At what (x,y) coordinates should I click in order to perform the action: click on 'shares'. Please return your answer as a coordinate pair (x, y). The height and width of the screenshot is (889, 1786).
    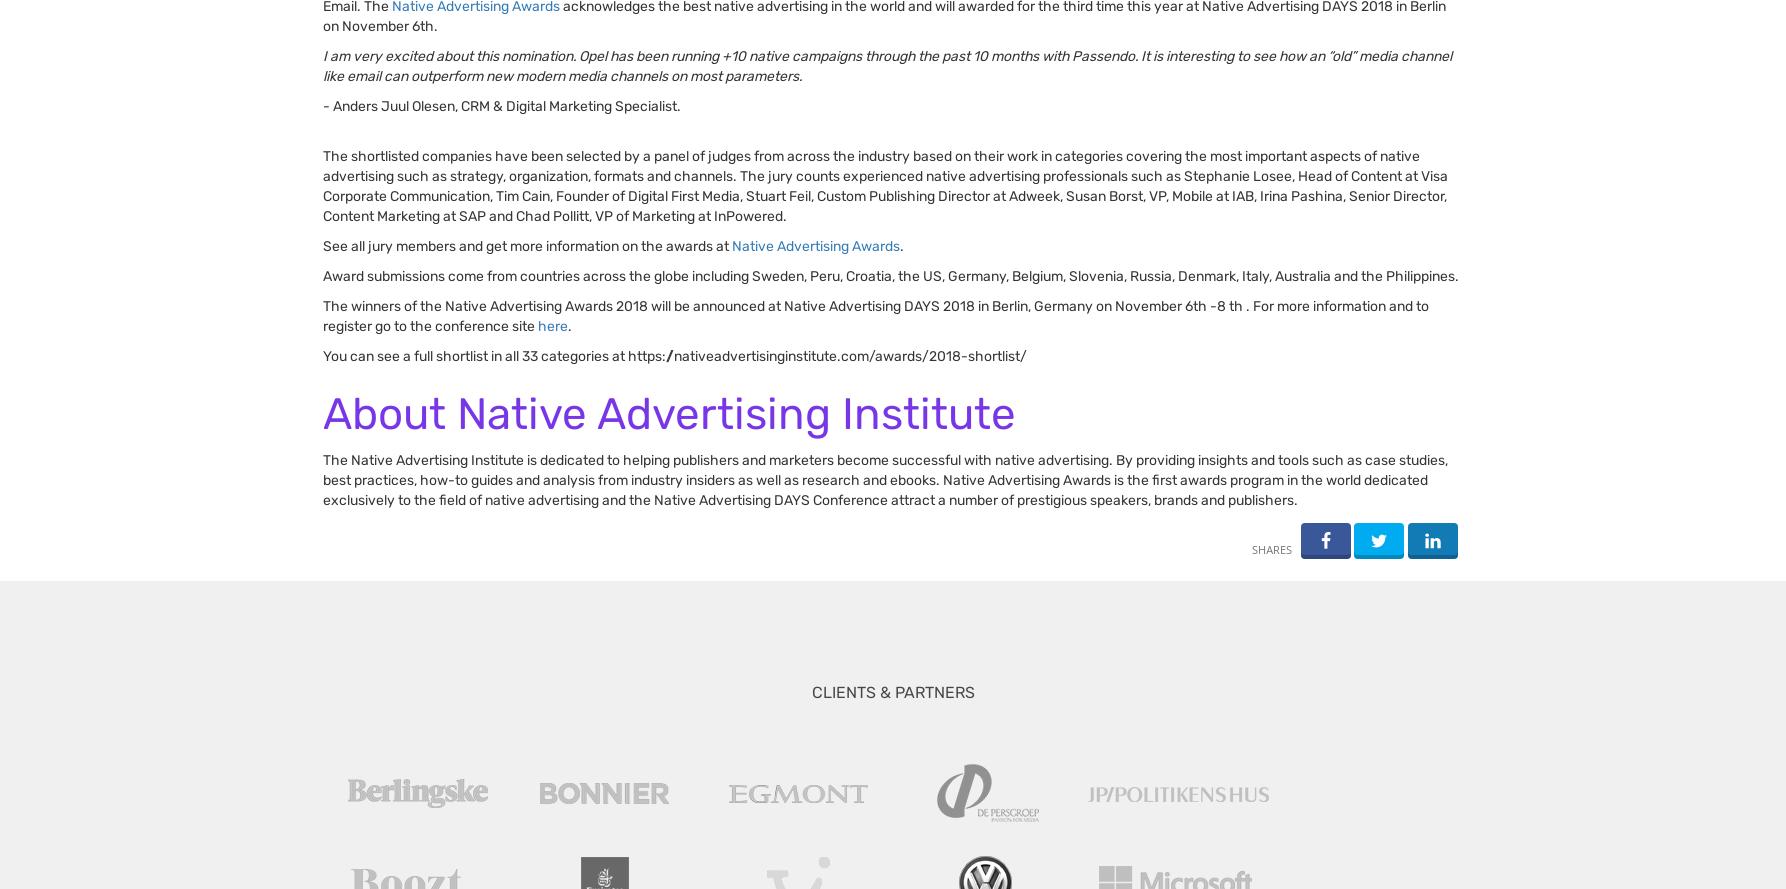
    Looking at the image, I should click on (1251, 548).